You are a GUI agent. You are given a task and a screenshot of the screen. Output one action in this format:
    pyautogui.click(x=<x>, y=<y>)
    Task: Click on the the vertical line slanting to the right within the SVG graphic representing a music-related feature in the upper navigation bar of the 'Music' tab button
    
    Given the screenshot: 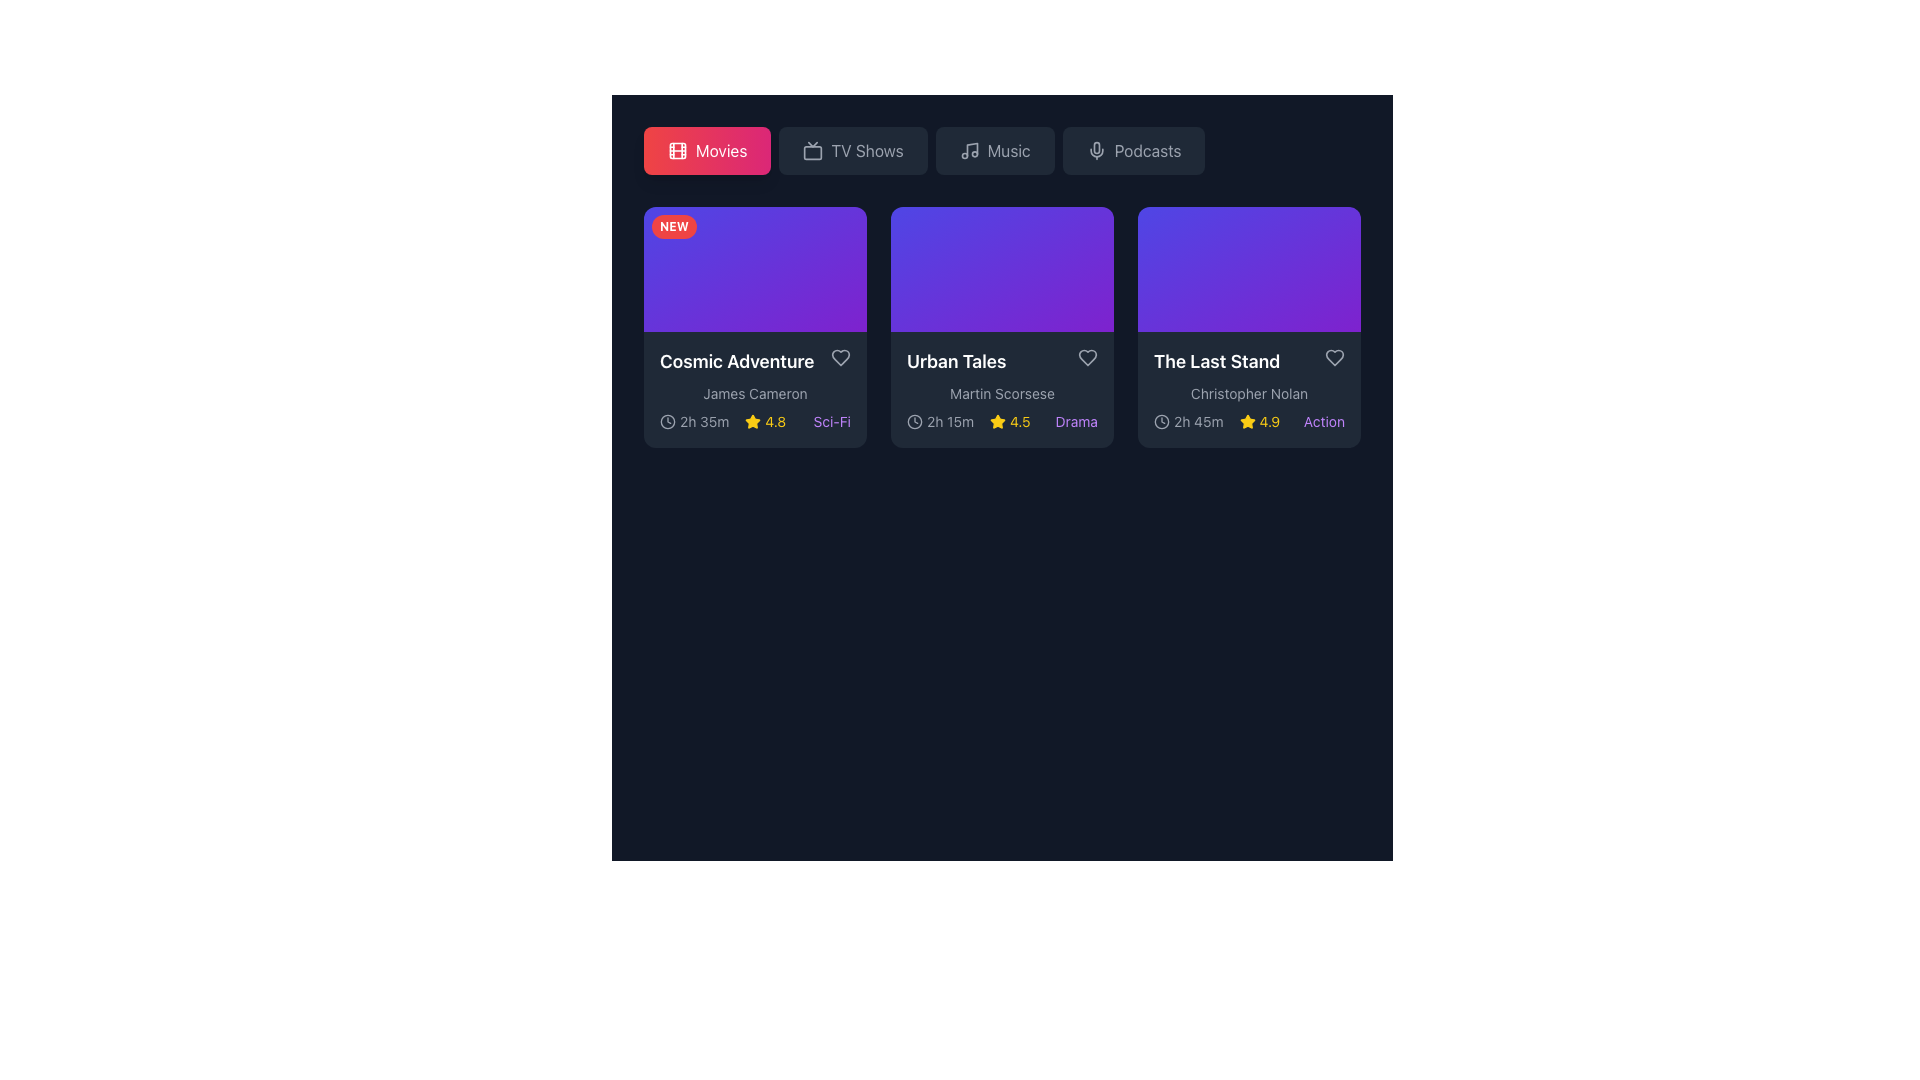 What is the action you would take?
    pyautogui.click(x=972, y=148)
    